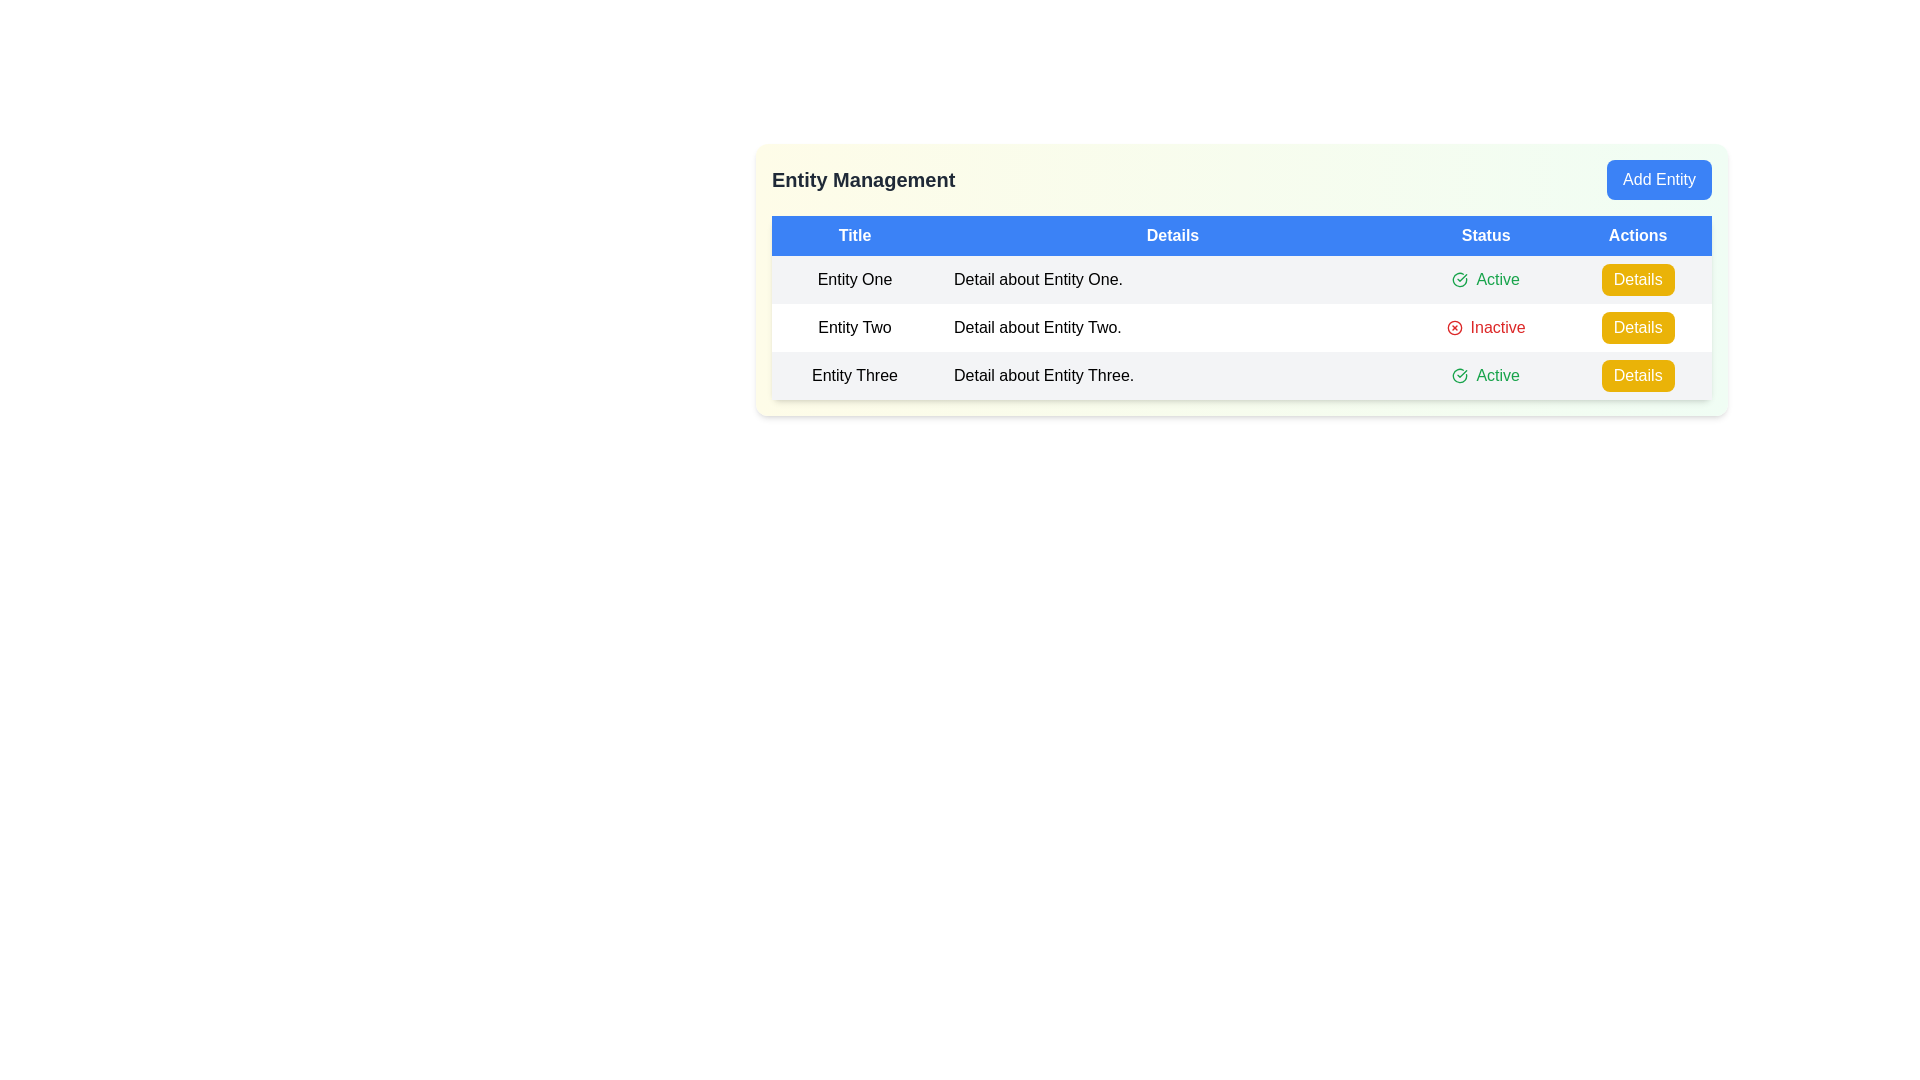  I want to click on the decorative circular checkmark icon with a green outline located in the 'Status' column next to the 'Active' label for 'Entity Three.', so click(1460, 280).